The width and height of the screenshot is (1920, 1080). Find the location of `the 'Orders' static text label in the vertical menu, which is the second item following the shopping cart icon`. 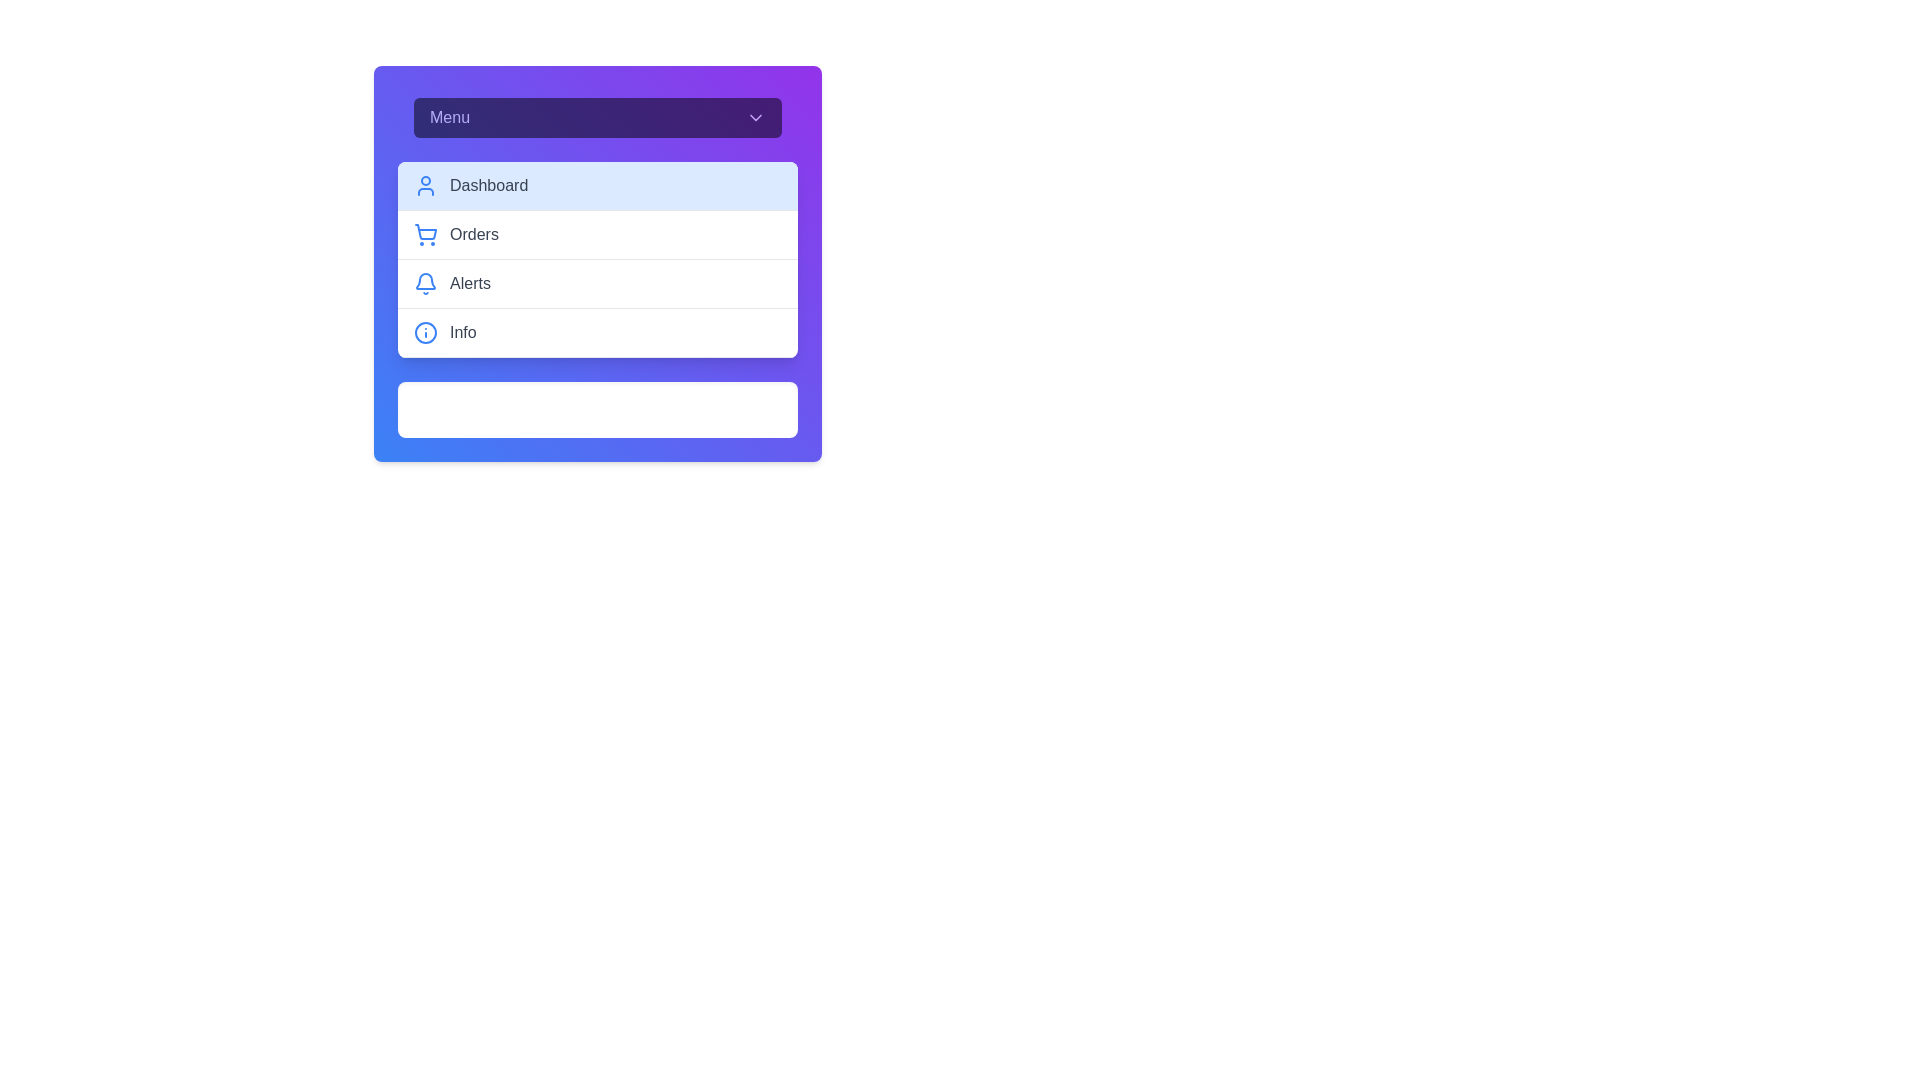

the 'Orders' static text label in the vertical menu, which is the second item following the shopping cart icon is located at coordinates (473, 234).